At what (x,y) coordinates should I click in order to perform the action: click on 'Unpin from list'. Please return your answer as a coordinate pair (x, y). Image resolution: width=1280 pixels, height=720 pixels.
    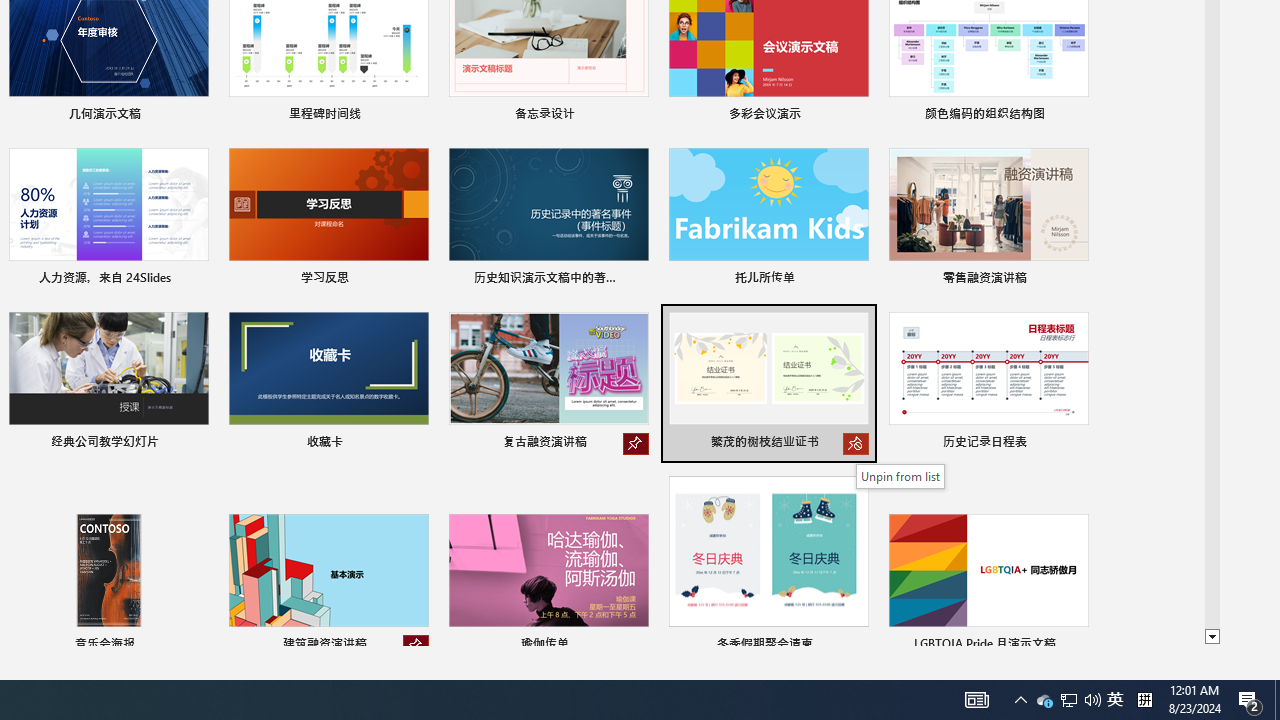
    Looking at the image, I should click on (899, 476).